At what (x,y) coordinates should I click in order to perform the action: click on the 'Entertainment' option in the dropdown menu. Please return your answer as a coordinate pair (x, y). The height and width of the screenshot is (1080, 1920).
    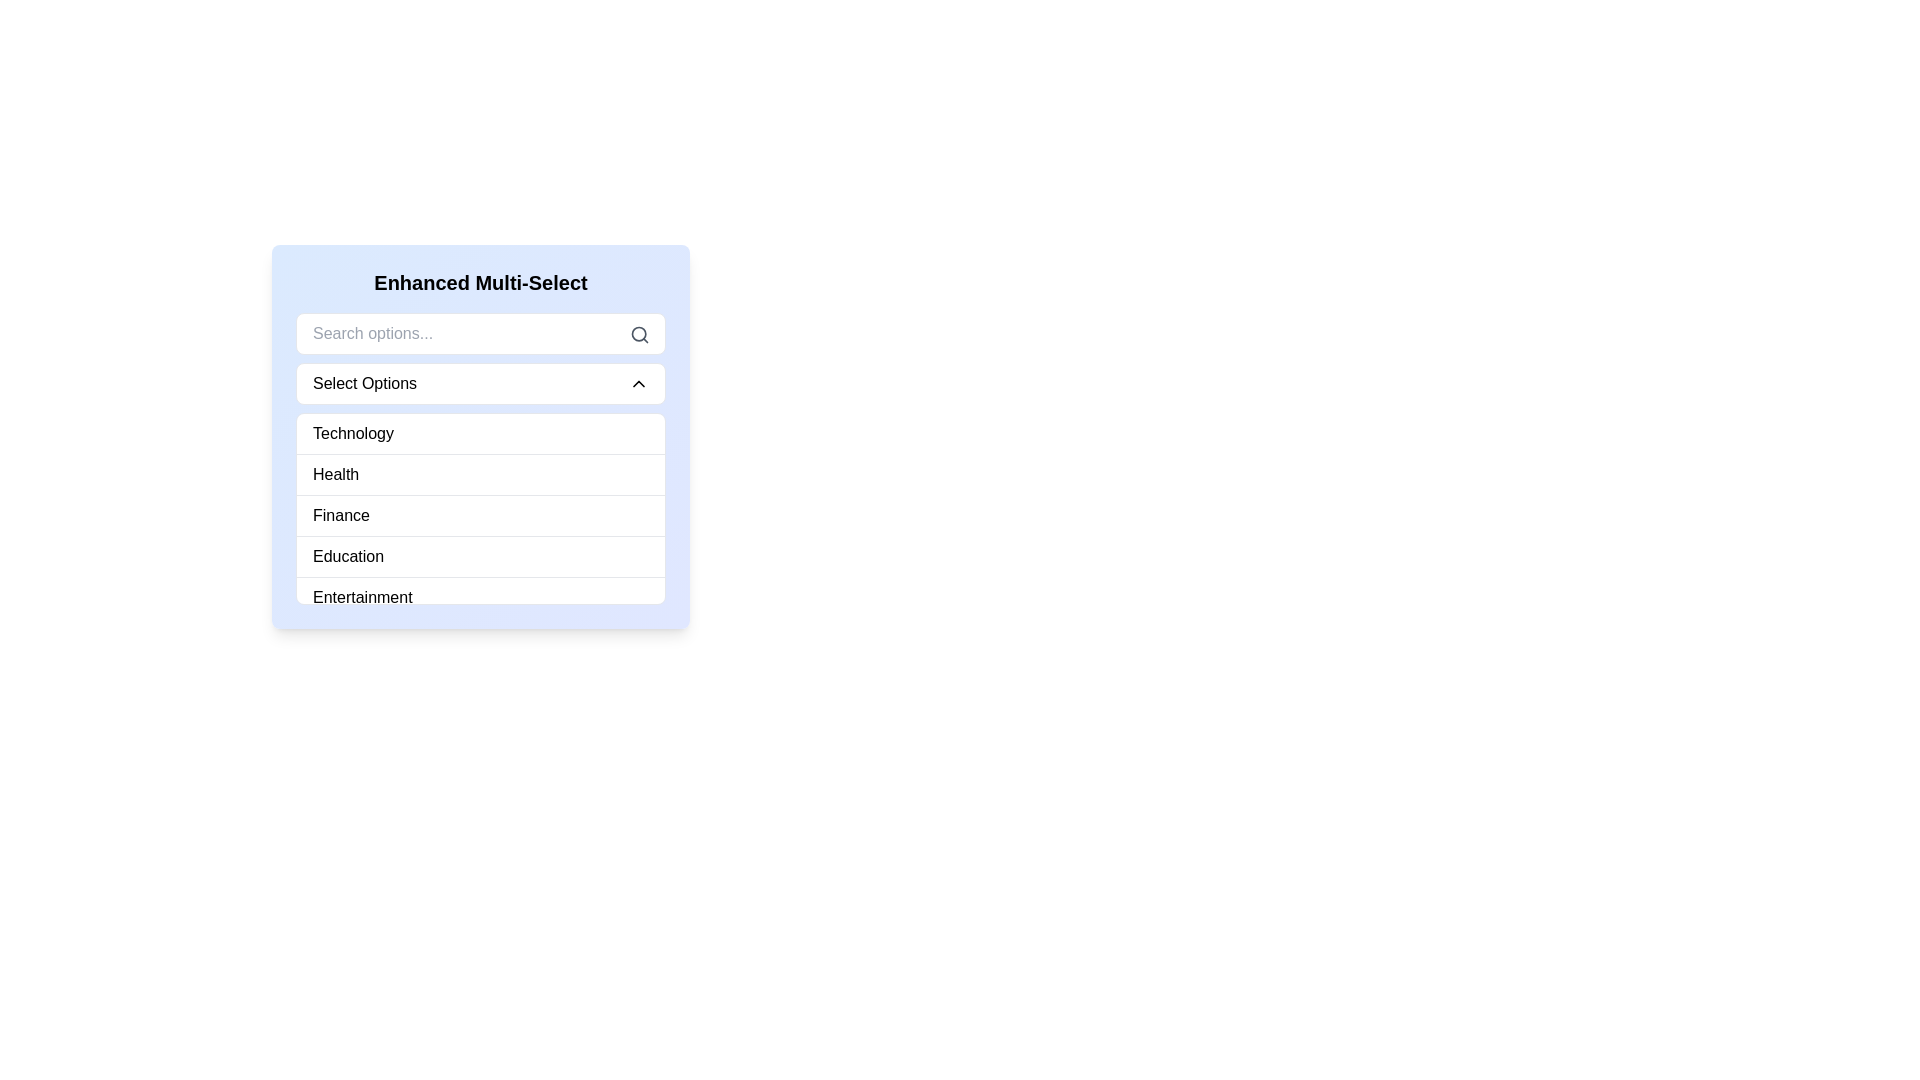
    Looking at the image, I should click on (362, 596).